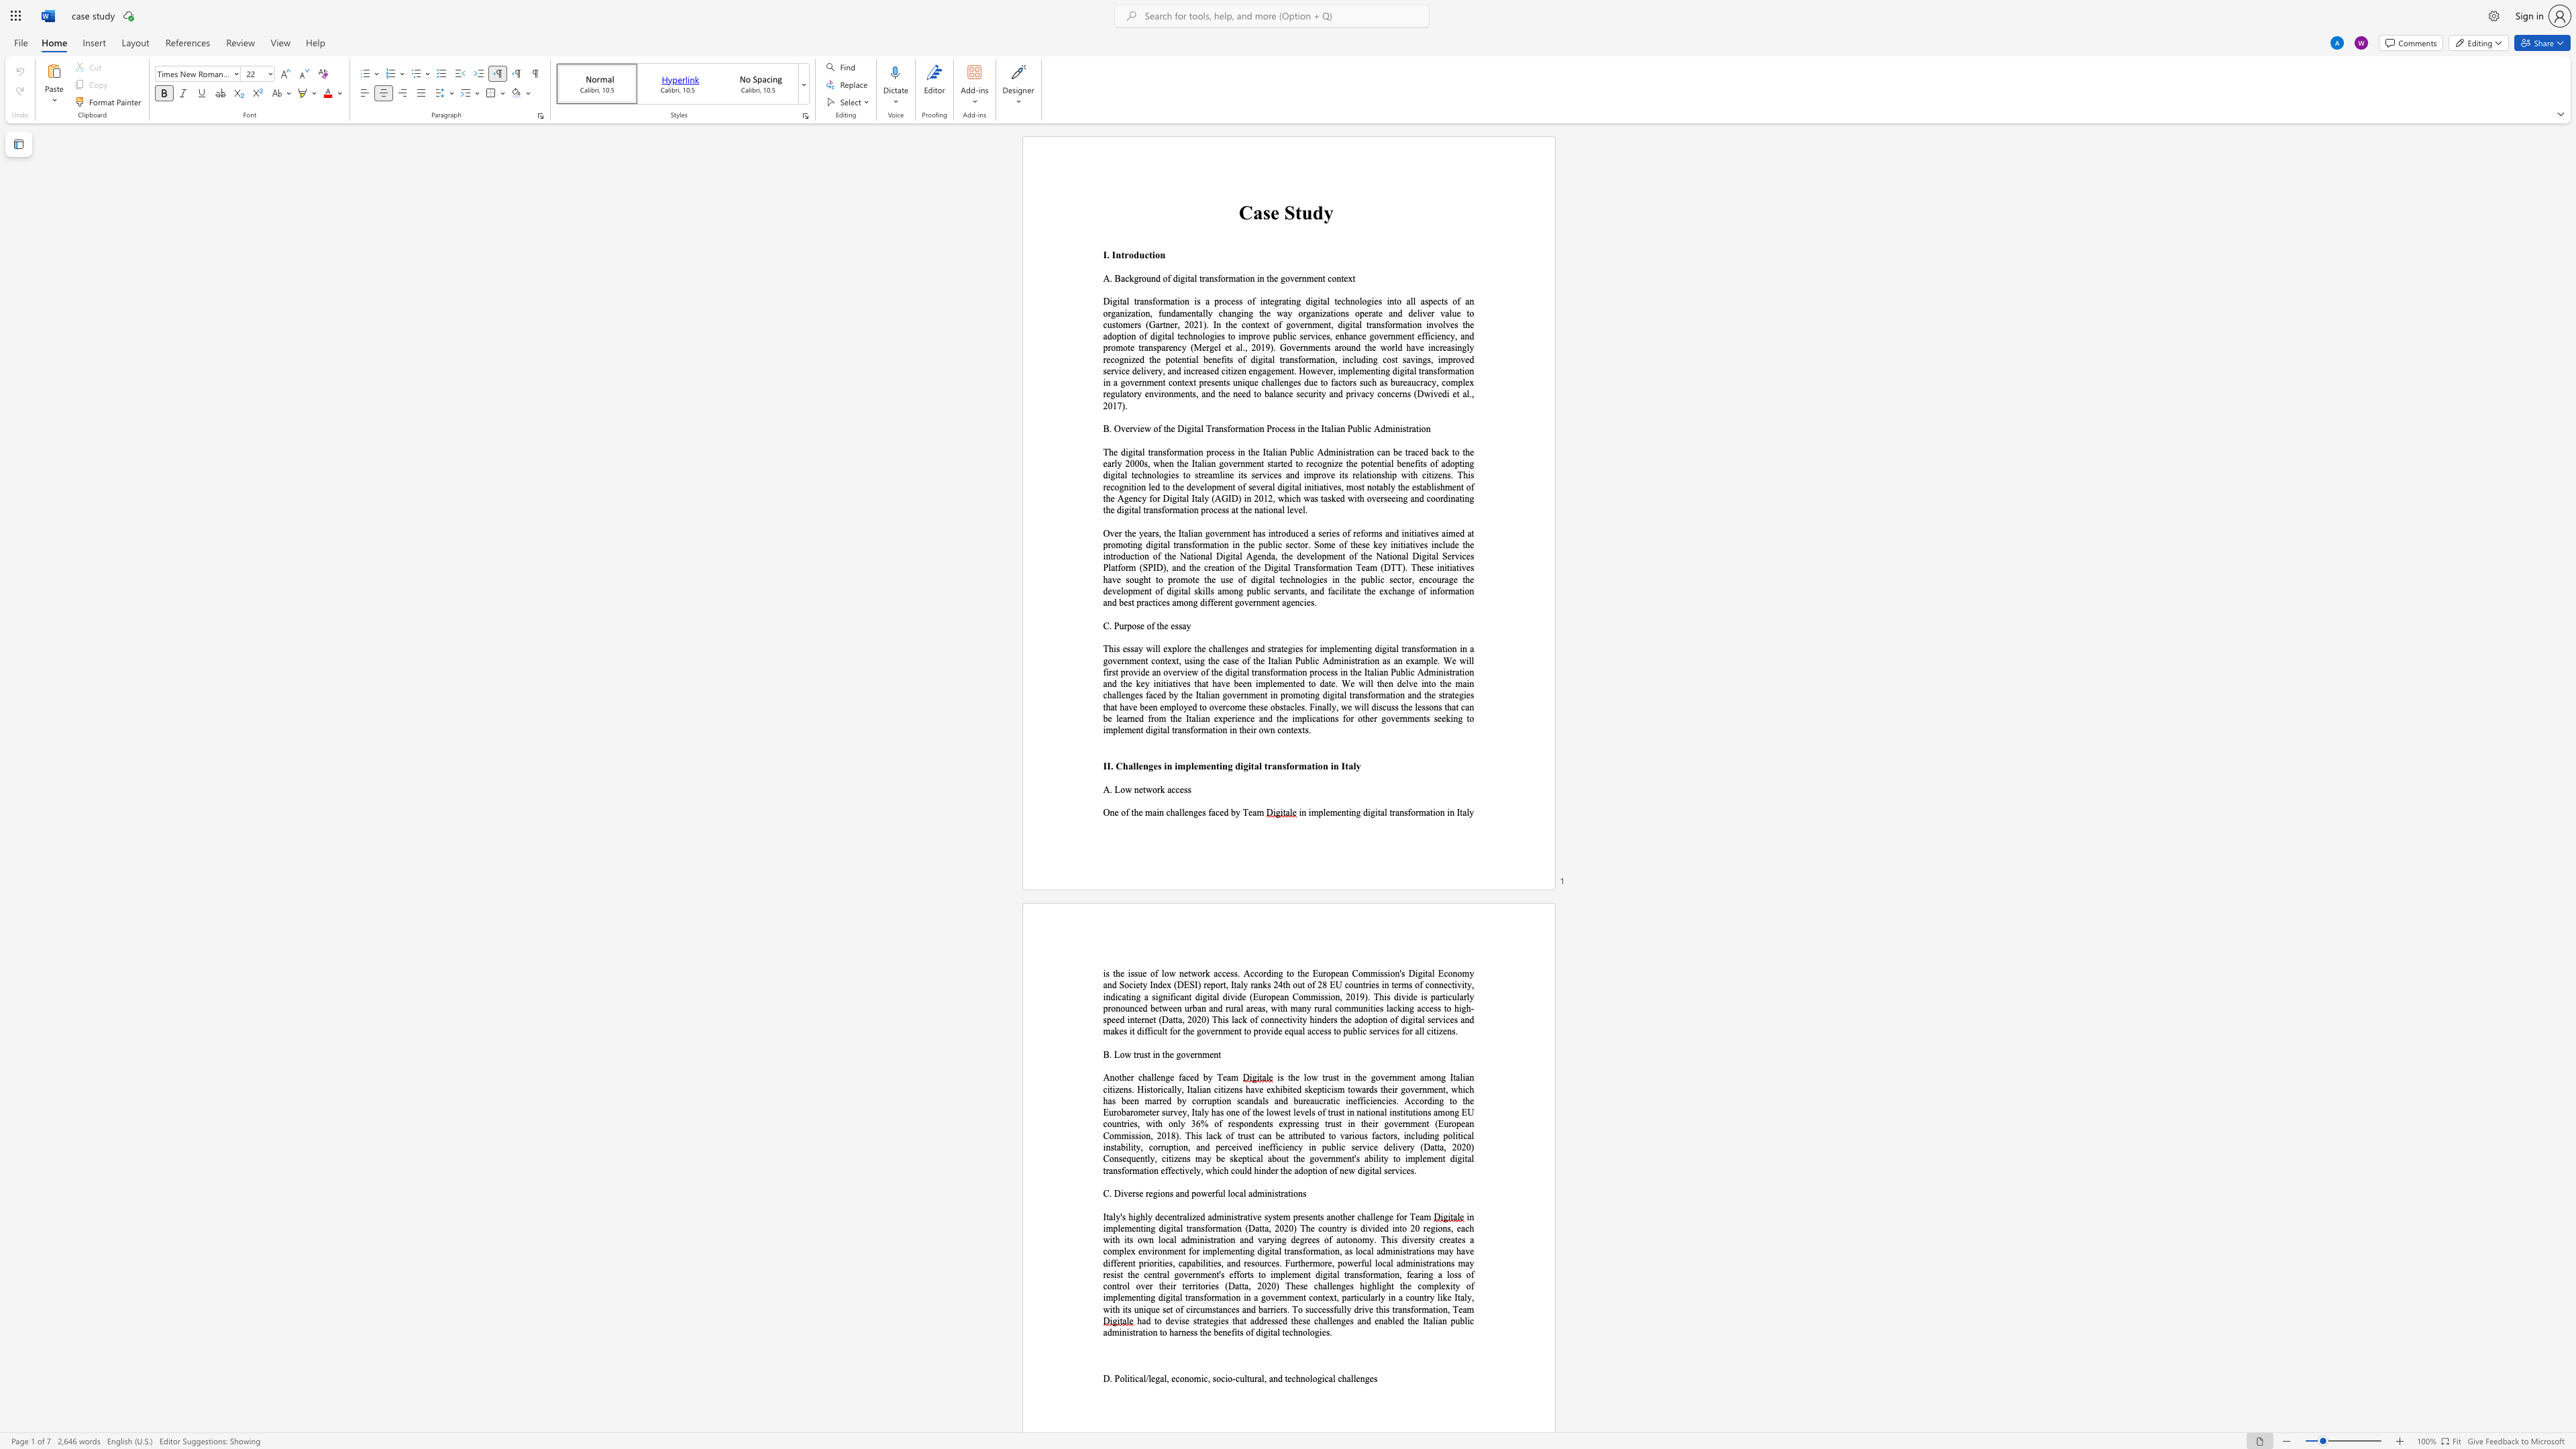 This screenshot has width=2576, height=1449. Describe the element at coordinates (1332, 1100) in the screenshot. I see `the subset text "ic inefficiencies. According to the Eurobarometer survey, Italy has one of the lowest l" within the text "skepticism towards their government, which has been marred by corruption scandals and bureaucratic inefficiencies. According to the Eurobarometer survey, Italy has one of the lowest levels of trust in national institutions among EU countries, with only 36% of respondents expressing trust in their government (European Commission, 2018). This lack of trust can be at"` at that location.